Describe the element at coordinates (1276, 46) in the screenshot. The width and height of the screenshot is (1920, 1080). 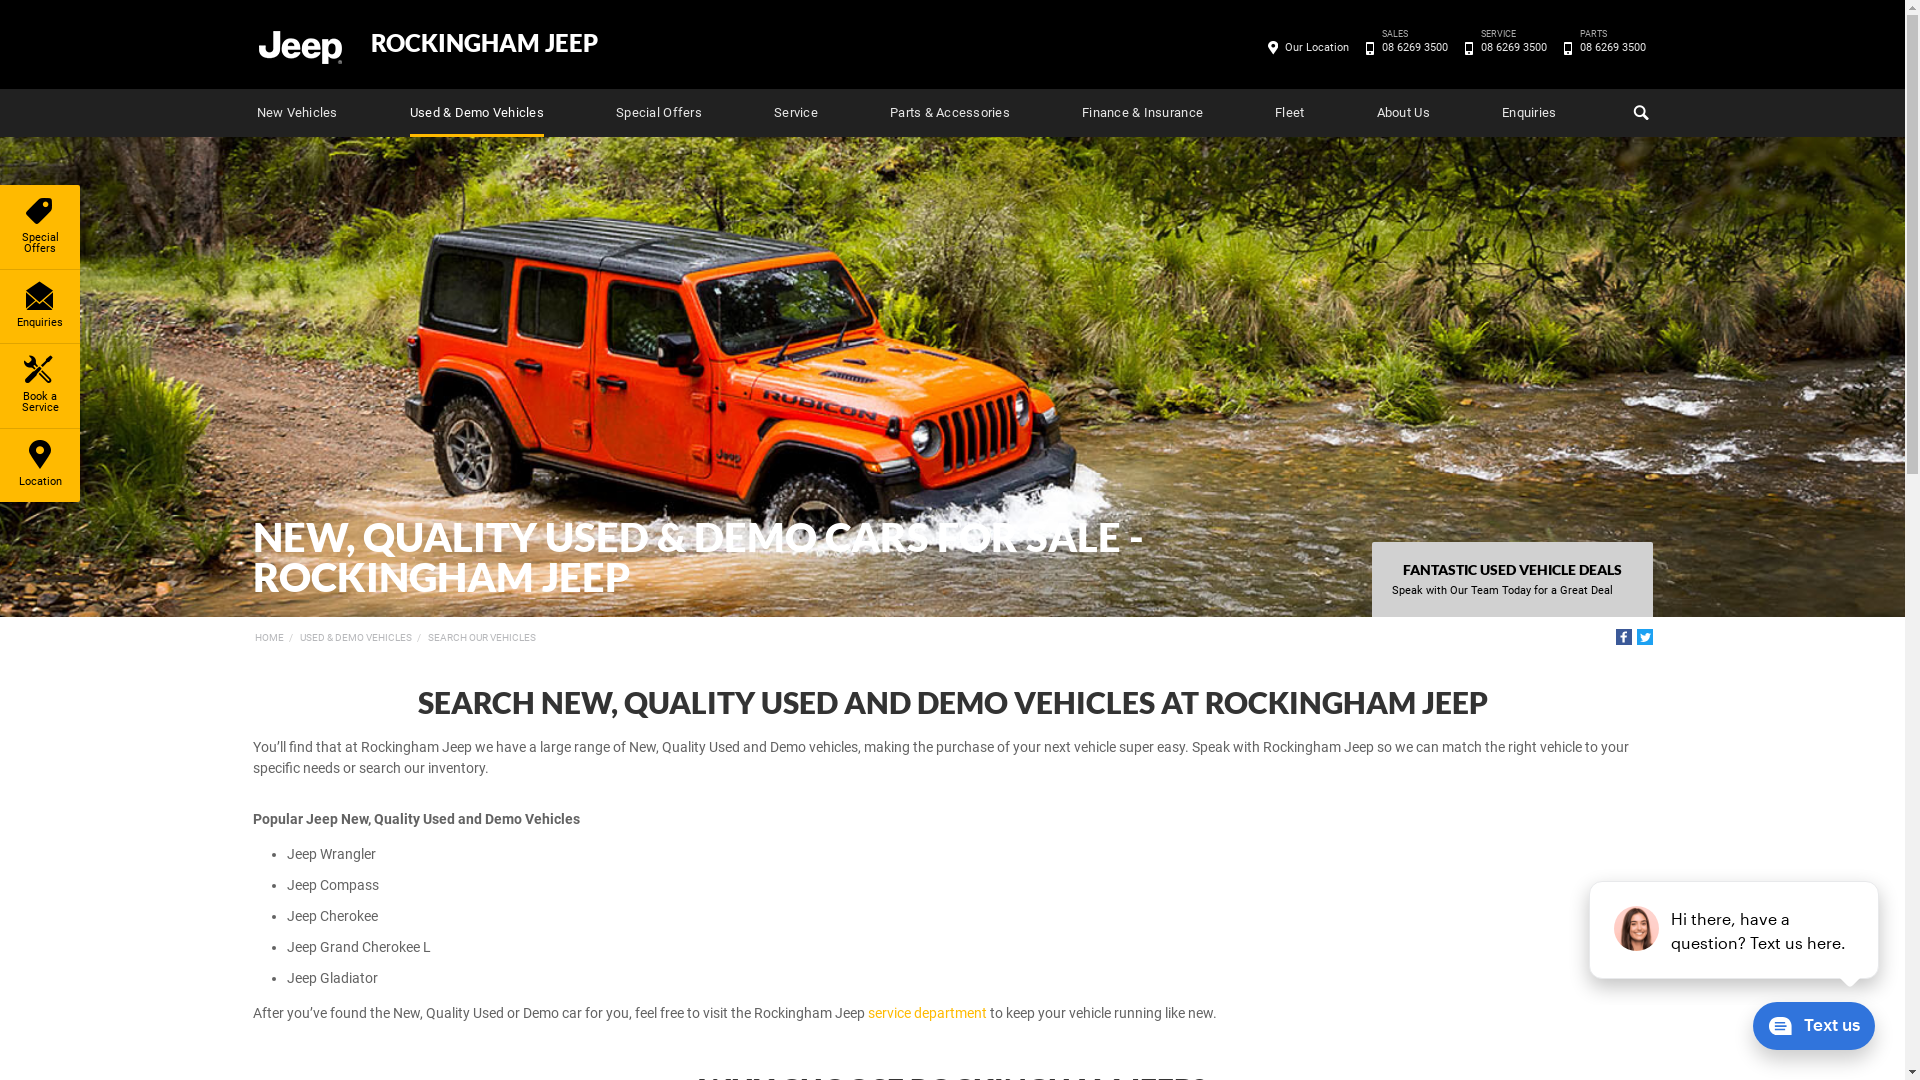
I see `'Our Location'` at that location.